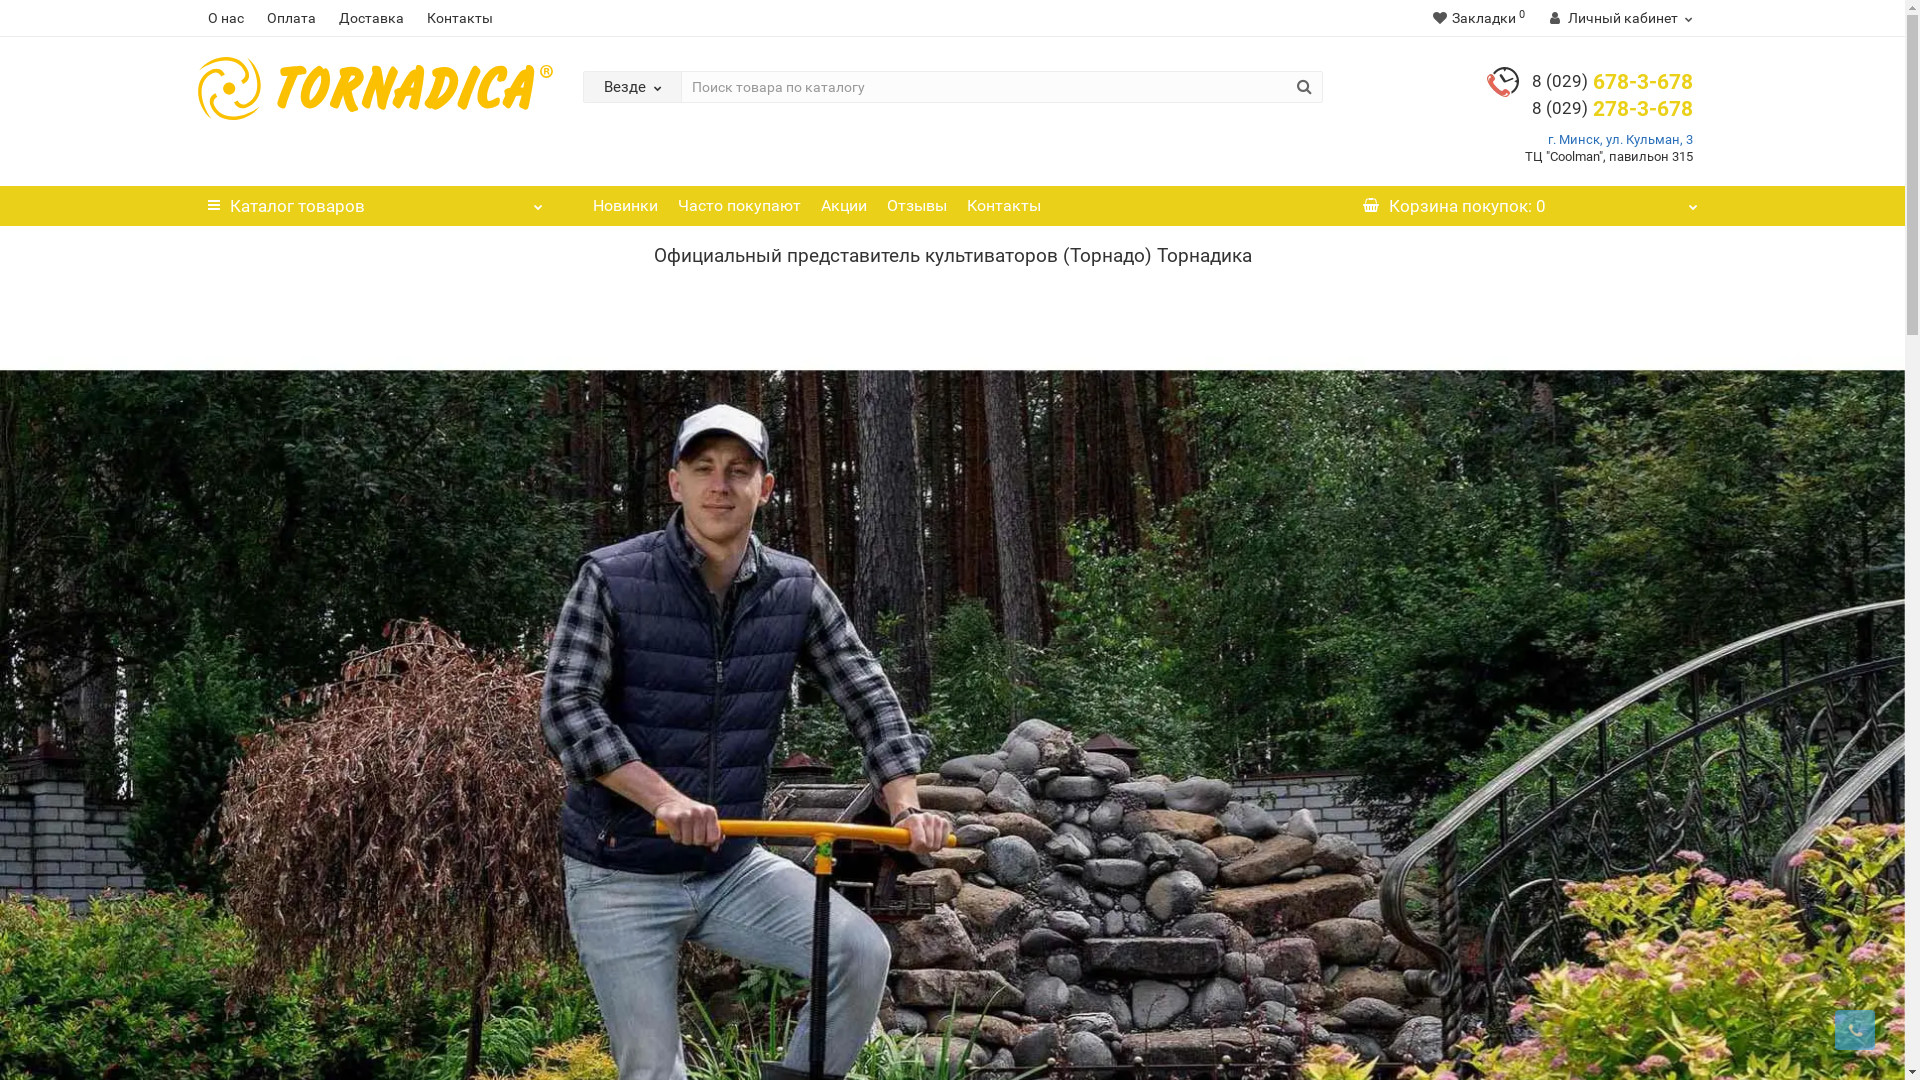 The height and width of the screenshot is (1080, 1920). Describe the element at coordinates (1612, 108) in the screenshot. I see `'8 (029) 278-3-678'` at that location.